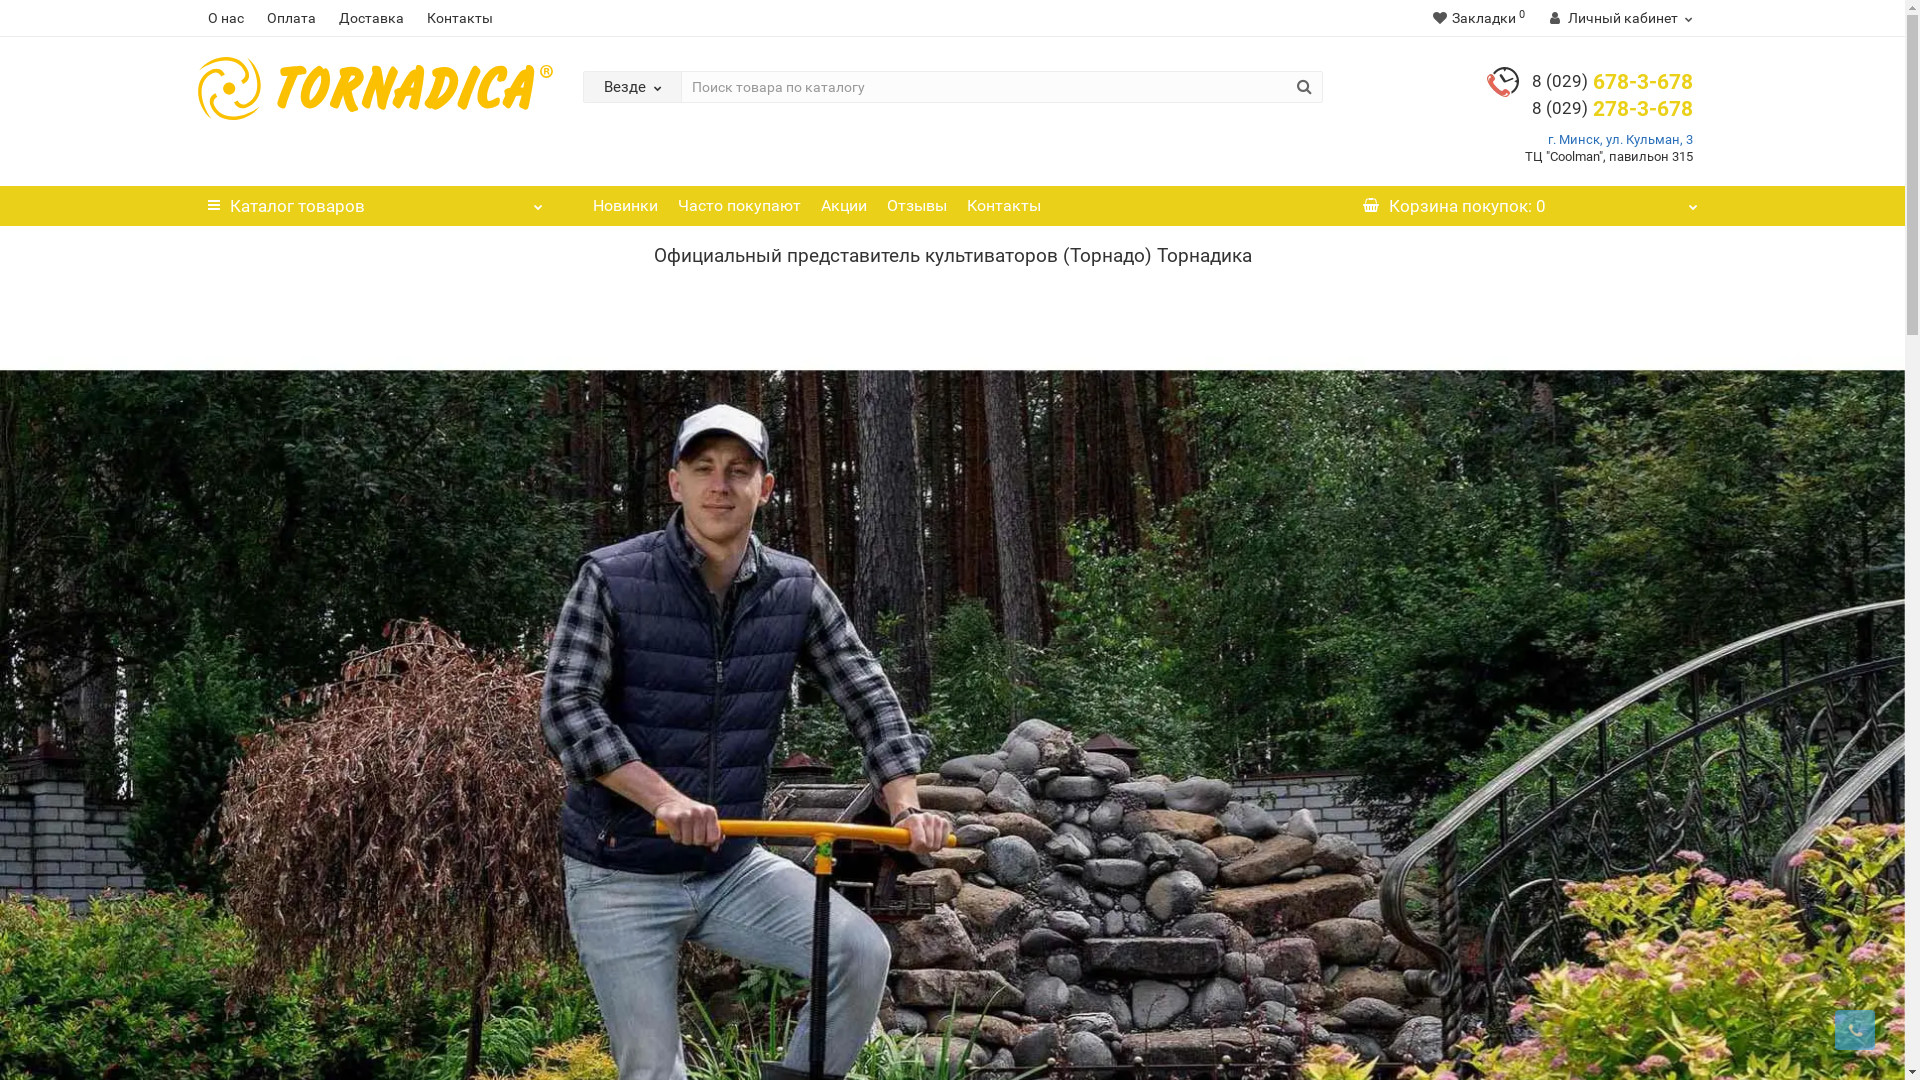 The height and width of the screenshot is (1080, 1920). Describe the element at coordinates (1612, 108) in the screenshot. I see `'8 (029) 278-3-678'` at that location.